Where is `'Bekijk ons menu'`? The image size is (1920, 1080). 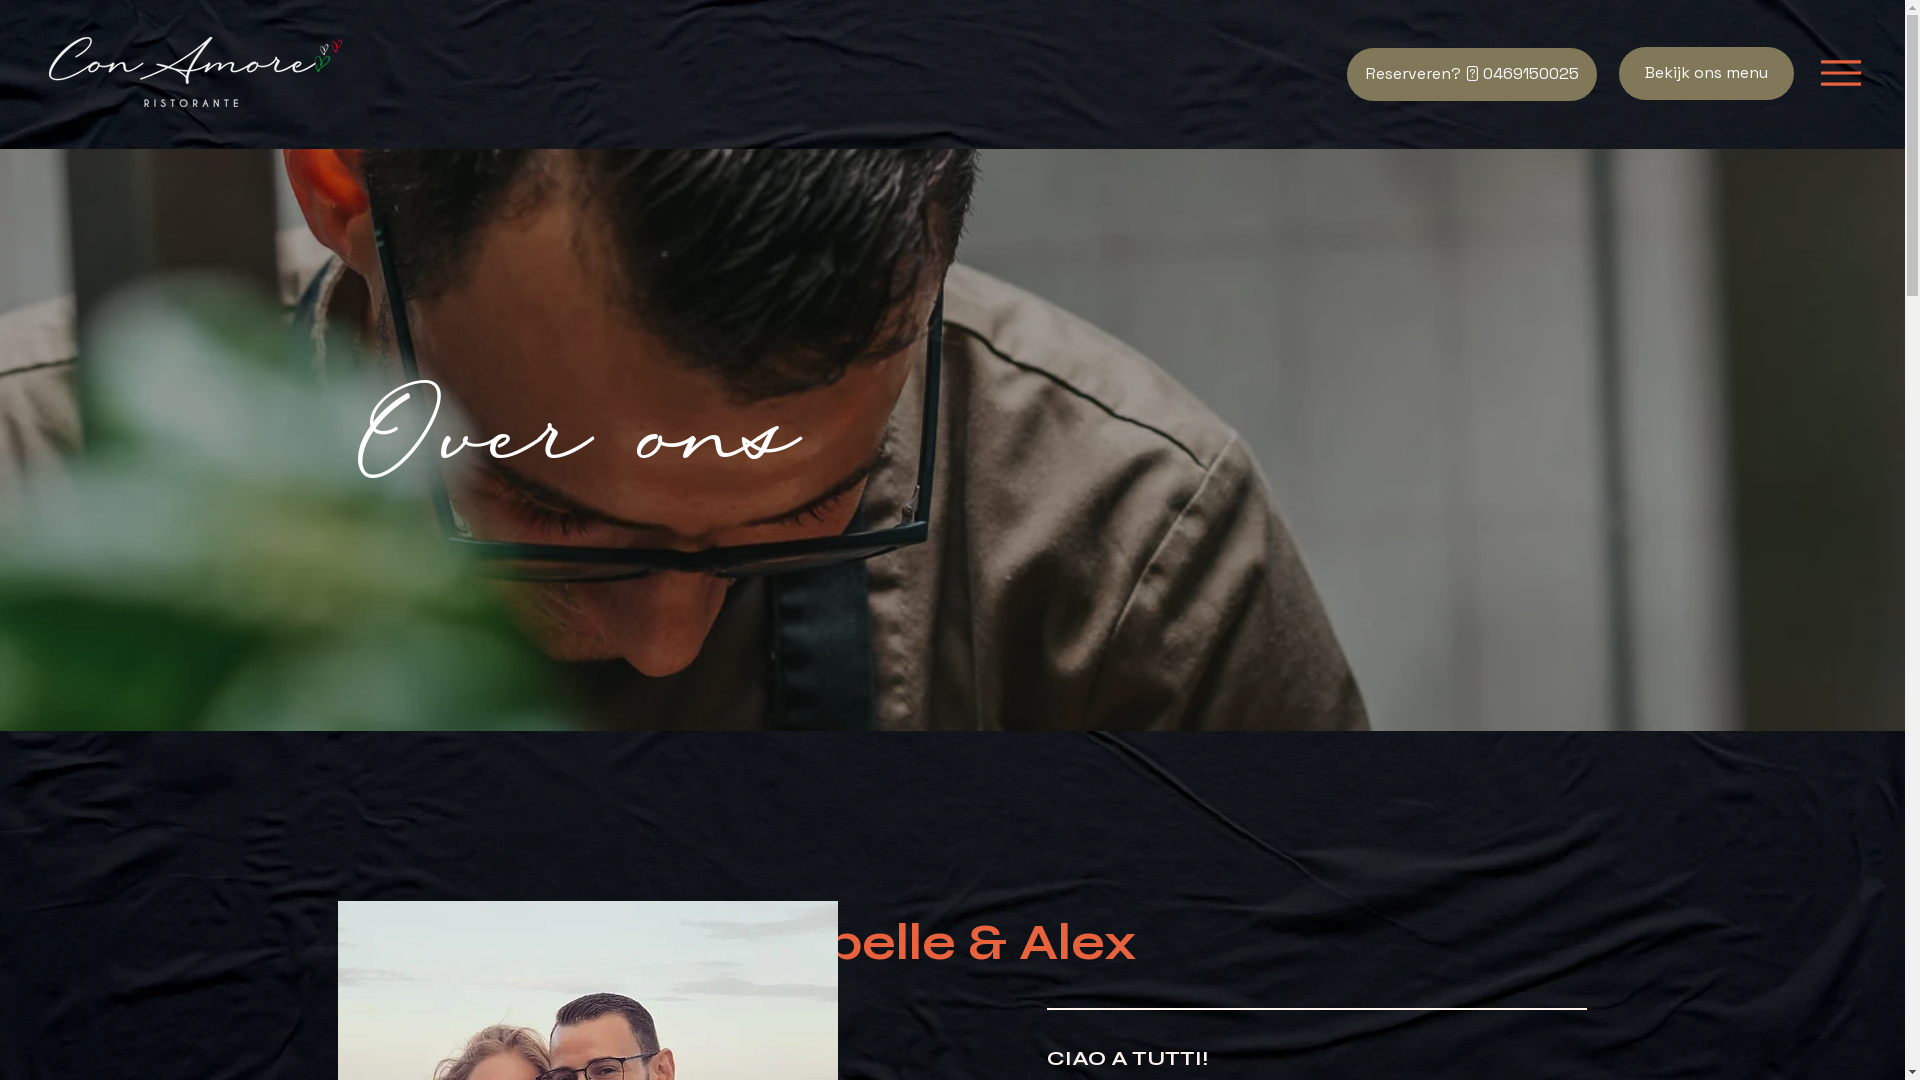 'Bekijk ons menu' is located at coordinates (1705, 72).